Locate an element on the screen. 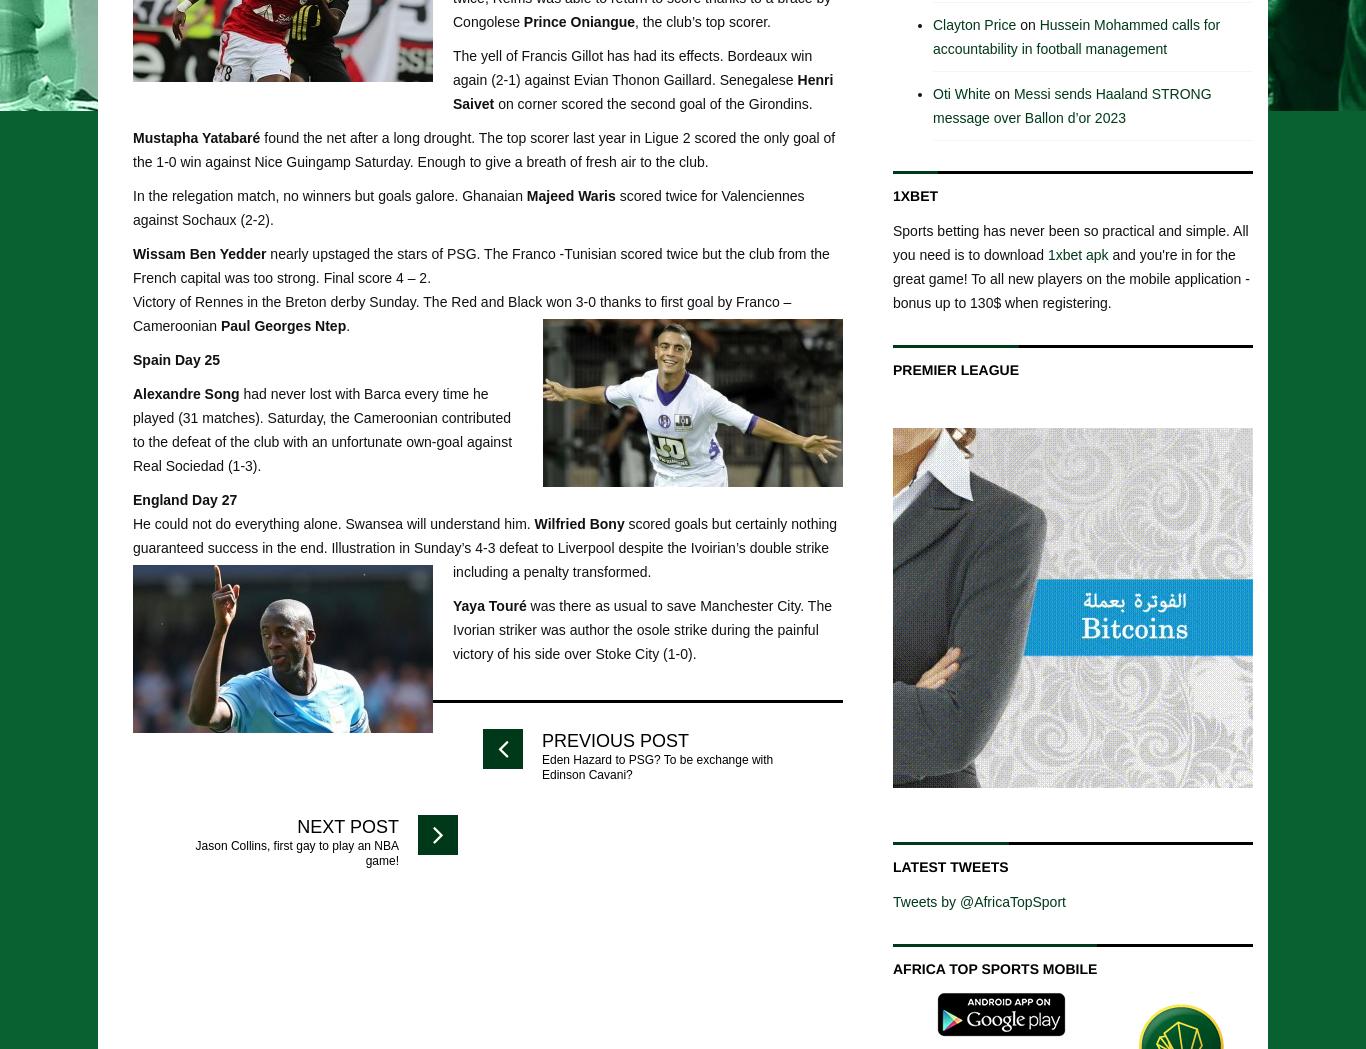 The width and height of the screenshot is (1366, 1049). 'Jason Collins, first gay to play an NBA game!' is located at coordinates (296, 852).